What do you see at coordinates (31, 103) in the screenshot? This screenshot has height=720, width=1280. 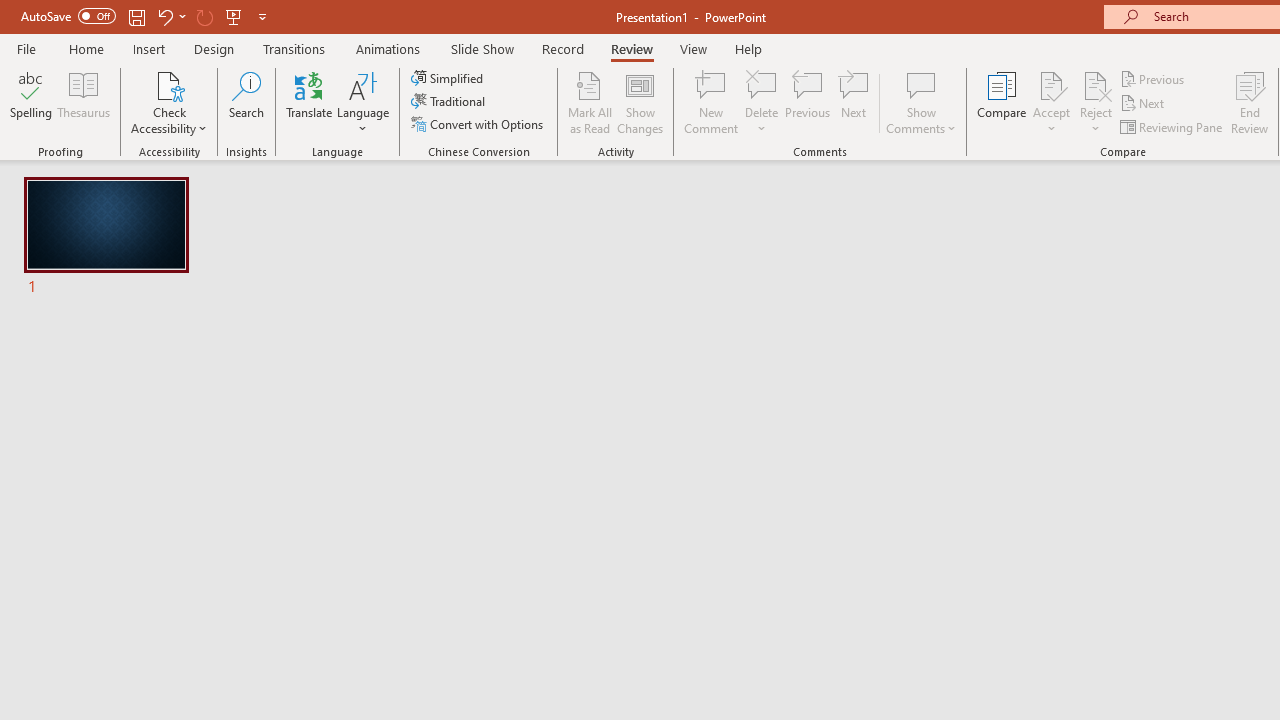 I see `'Spelling...'` at bounding box center [31, 103].